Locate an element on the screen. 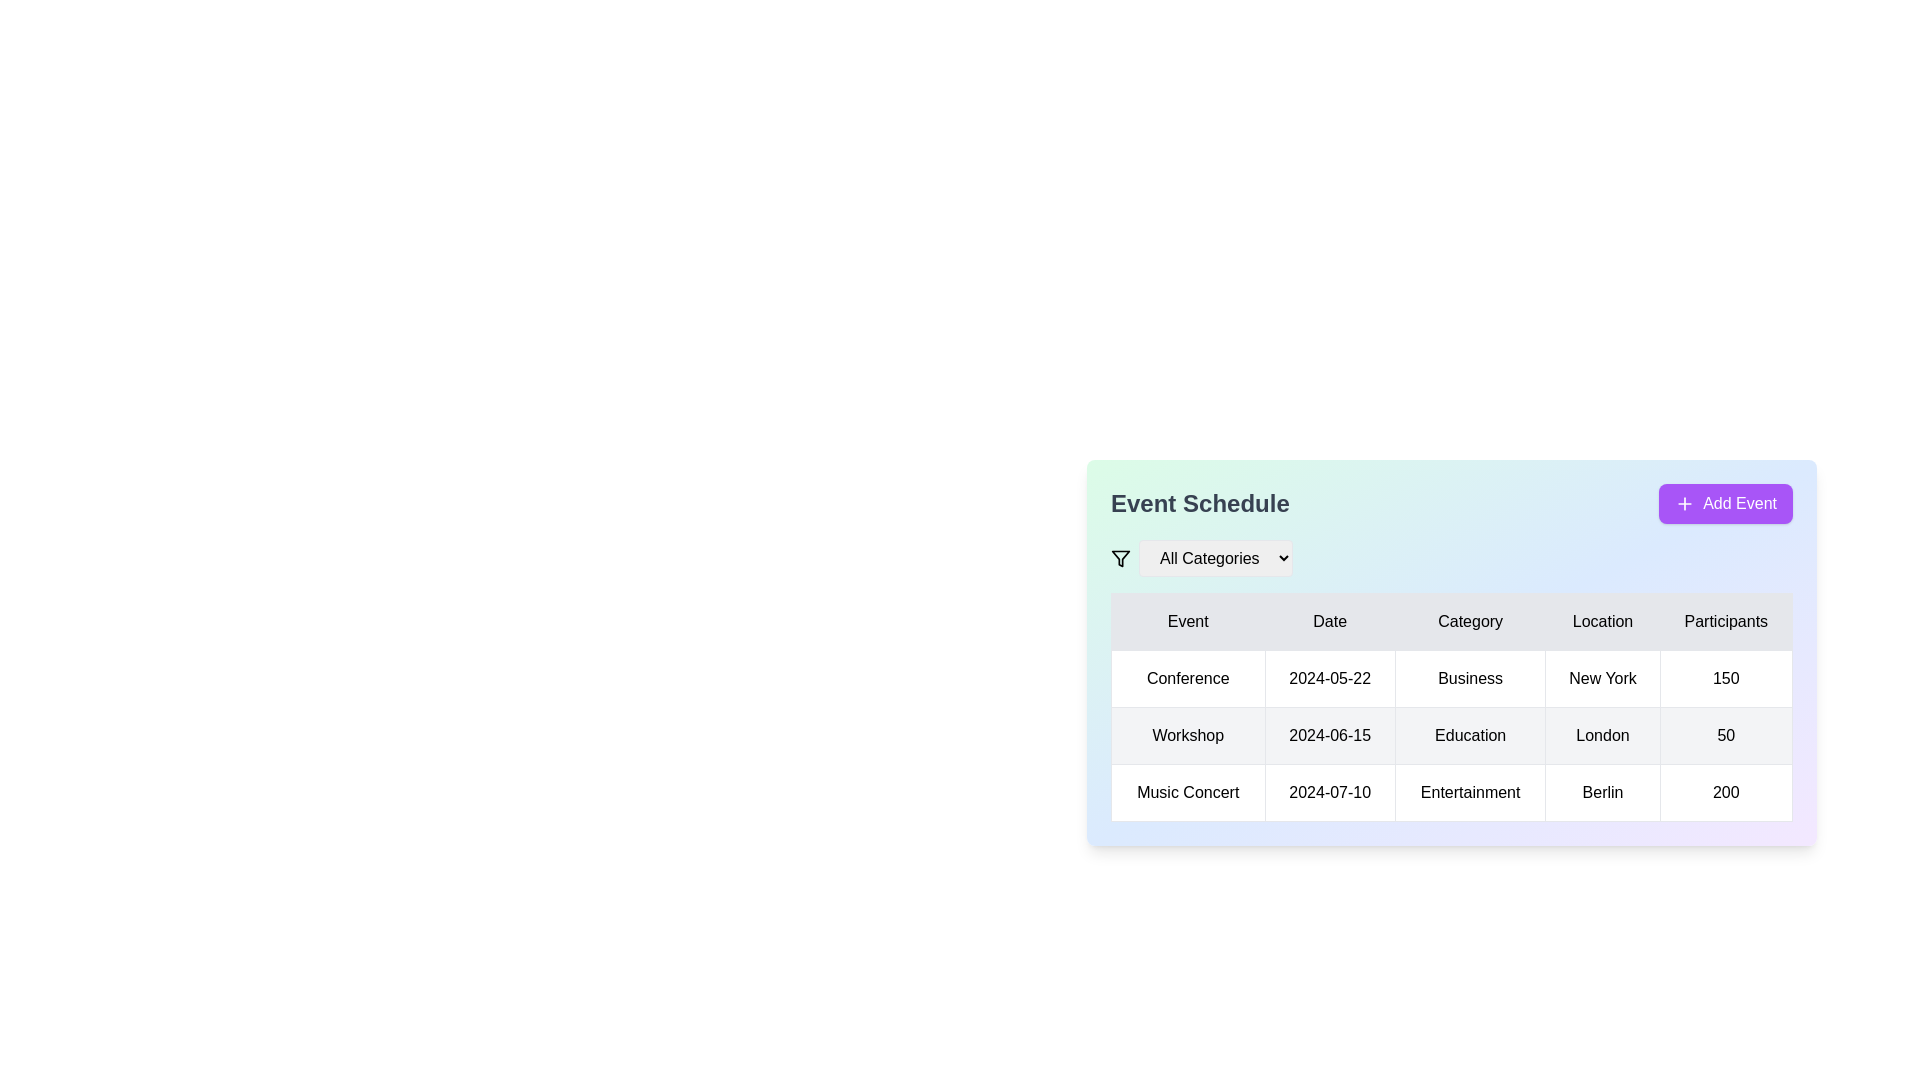 Image resolution: width=1920 pixels, height=1080 pixels. the Table Header element labeled 'Location', which is the fourth header in a row beneath the 'Event Schedule' section is located at coordinates (1603, 620).